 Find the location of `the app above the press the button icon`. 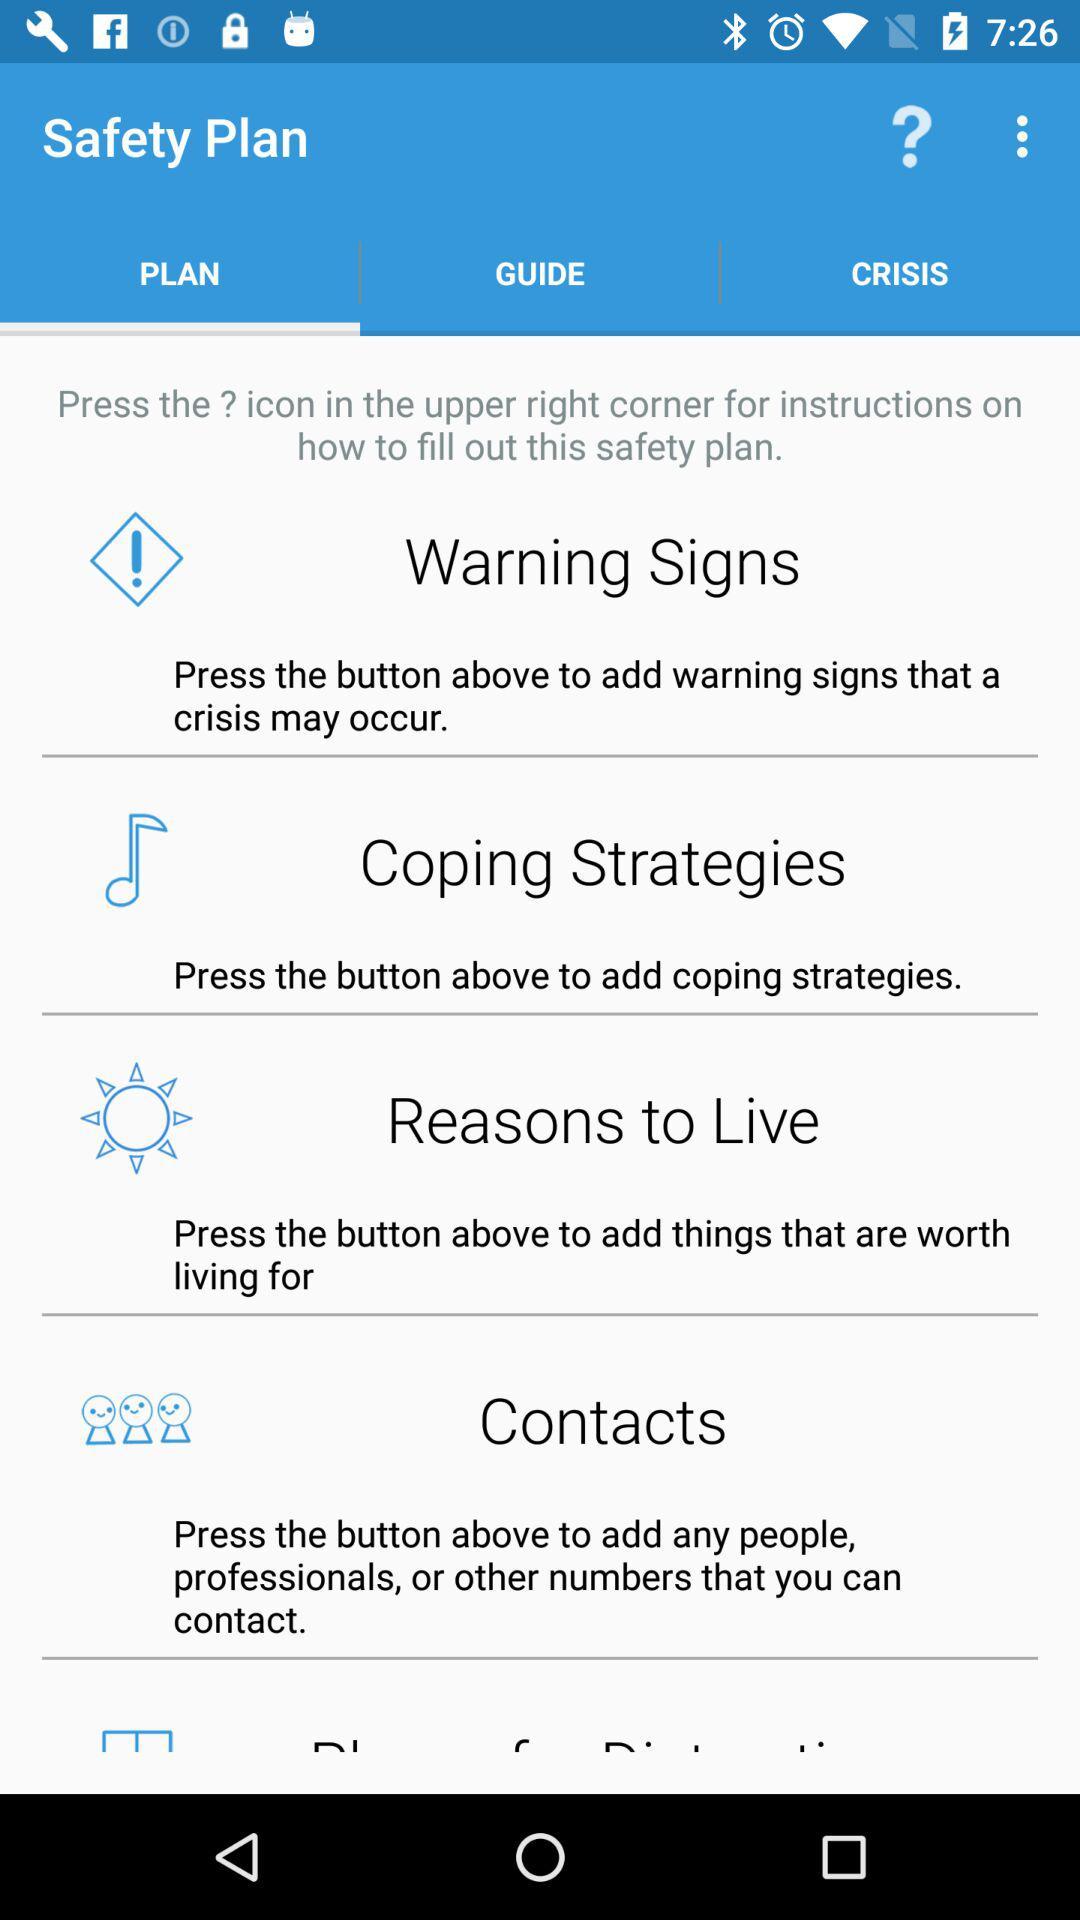

the app above the press the button icon is located at coordinates (540, 1418).